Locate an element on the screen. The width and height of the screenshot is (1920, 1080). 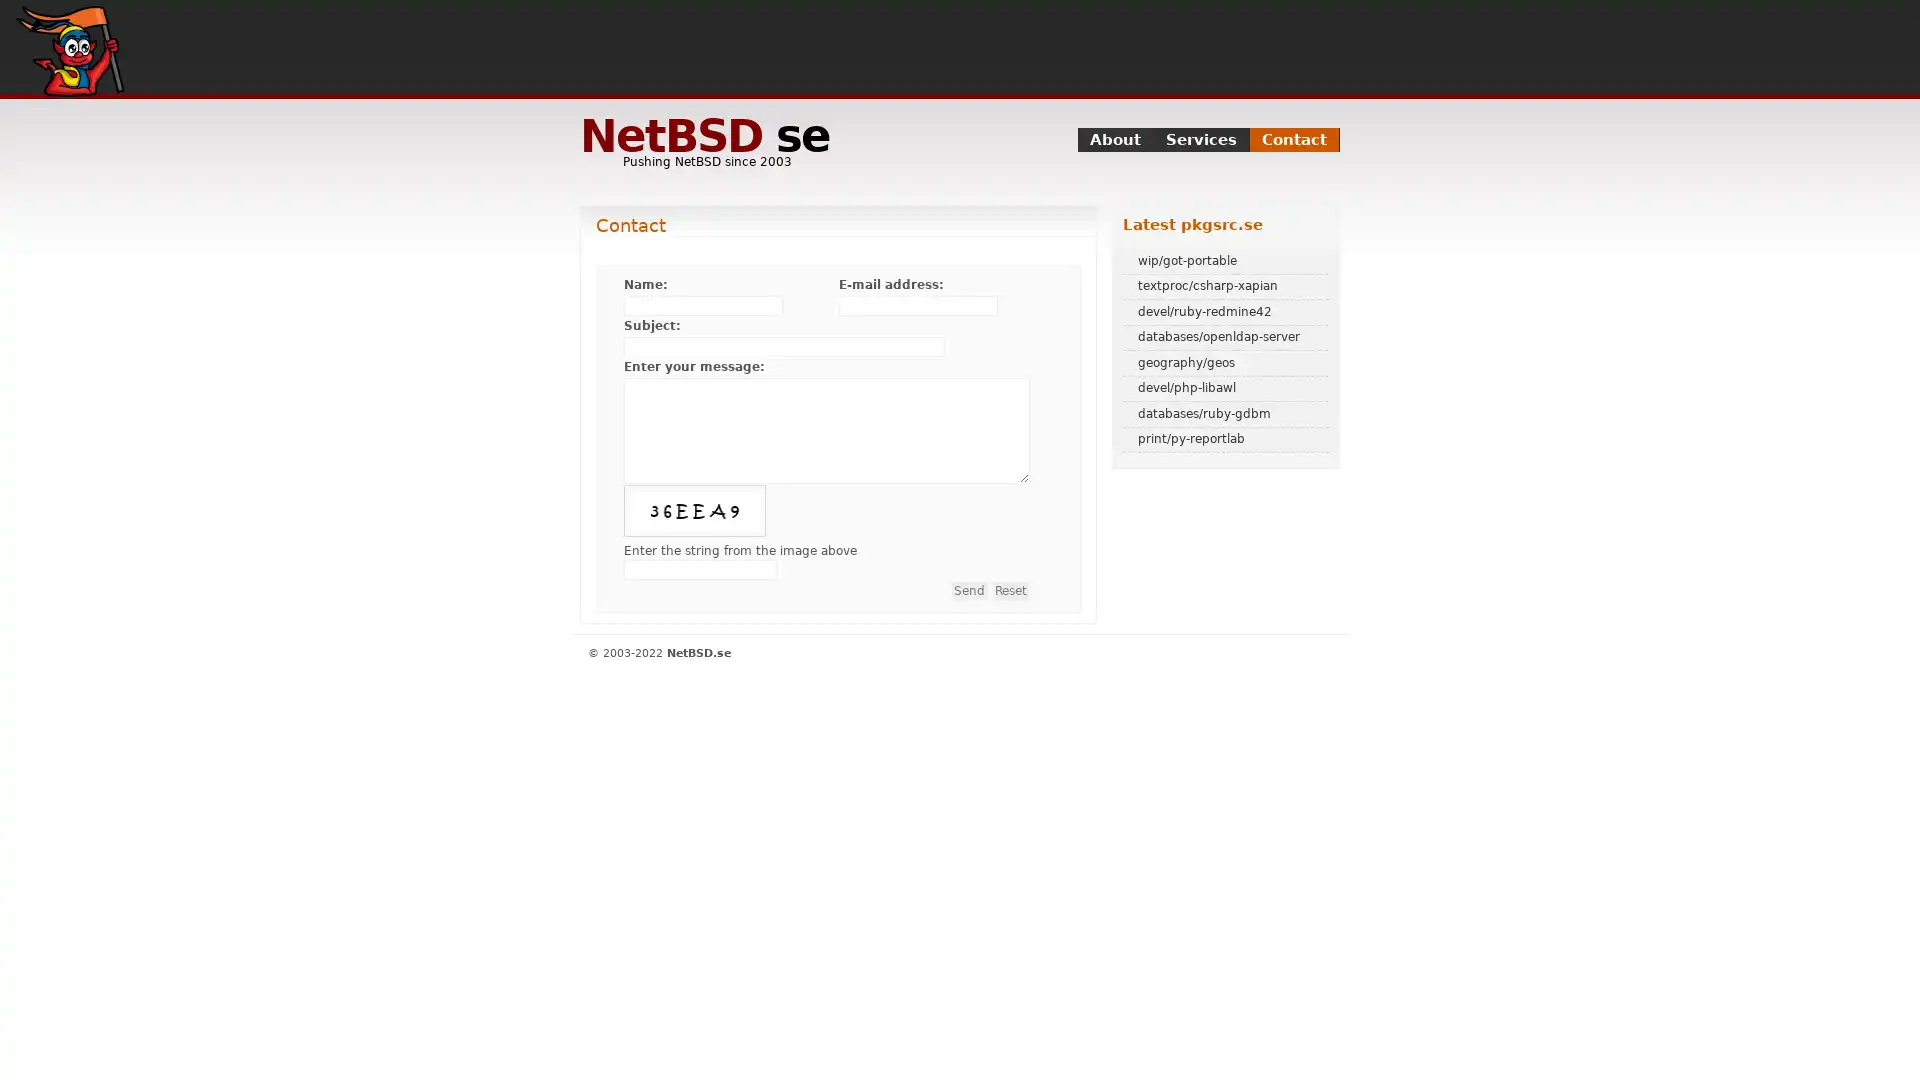
Send is located at coordinates (969, 589).